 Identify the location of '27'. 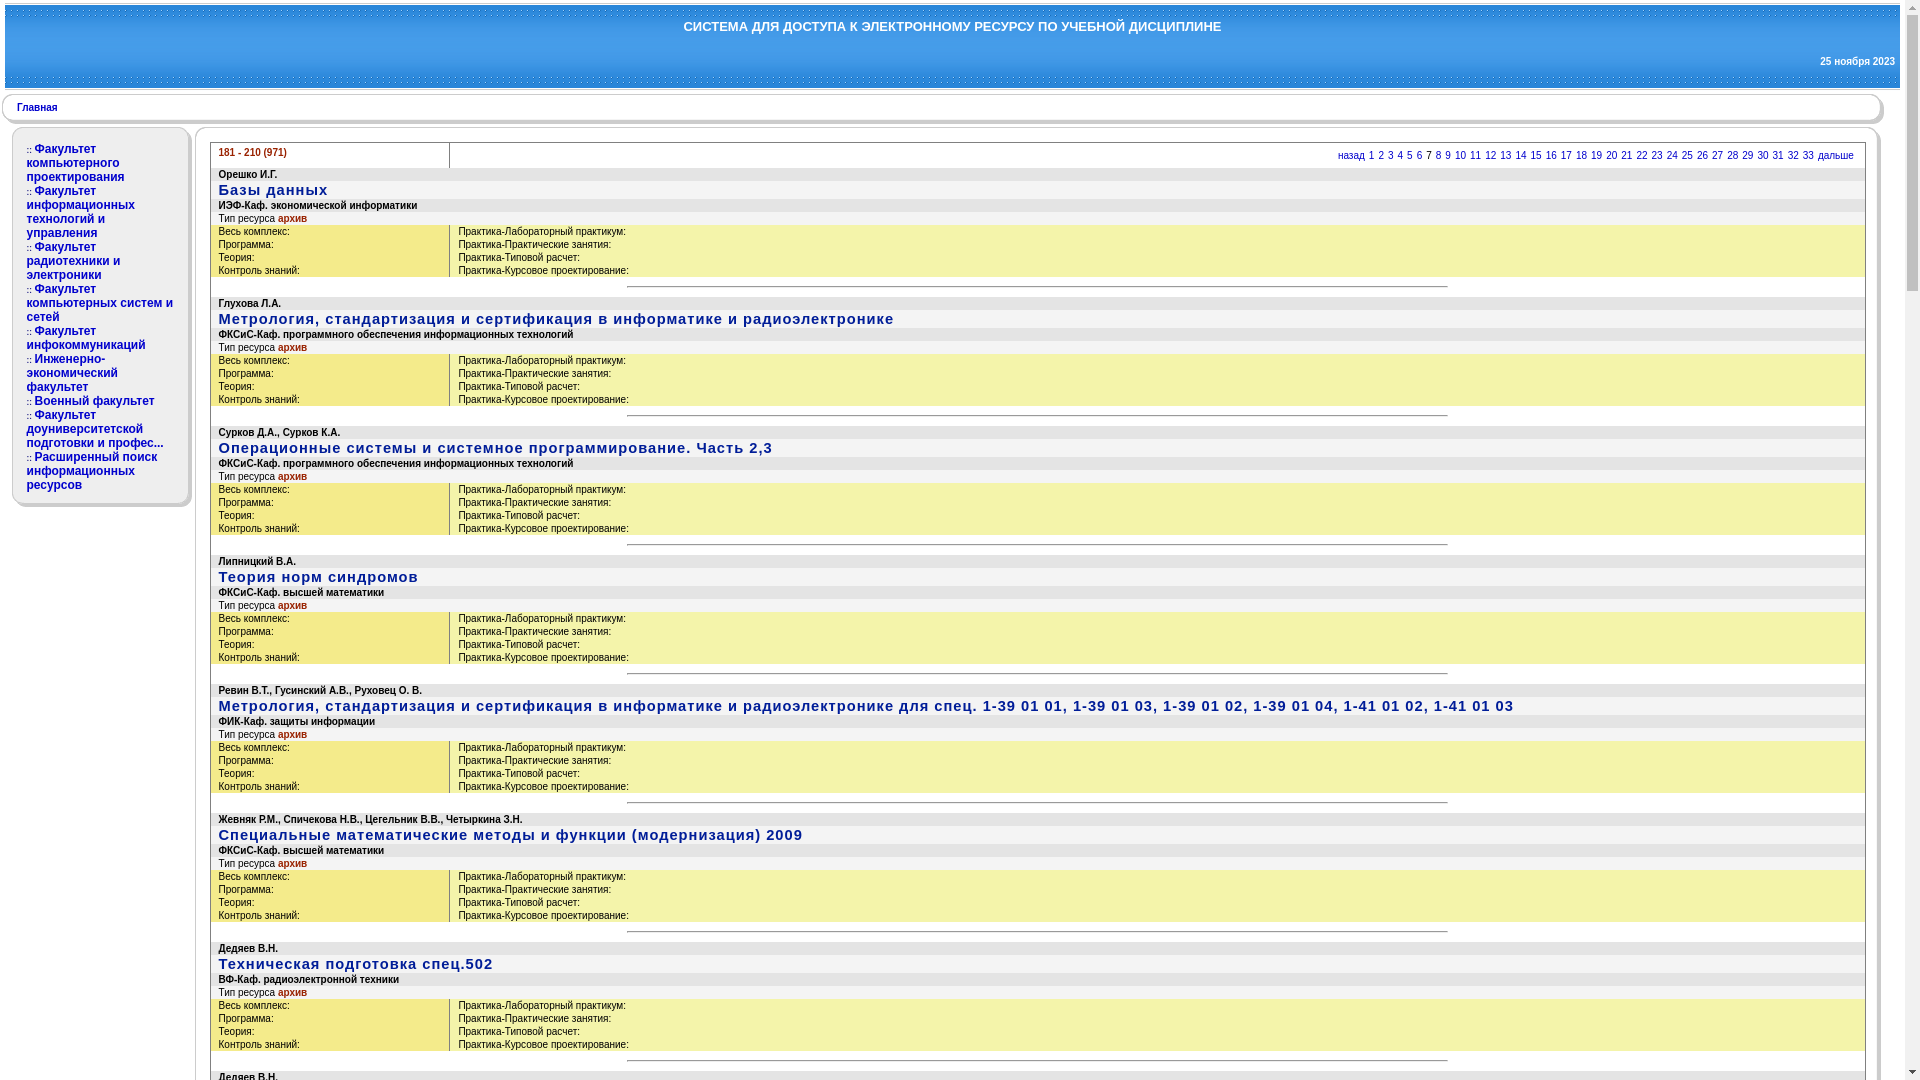
(1716, 154).